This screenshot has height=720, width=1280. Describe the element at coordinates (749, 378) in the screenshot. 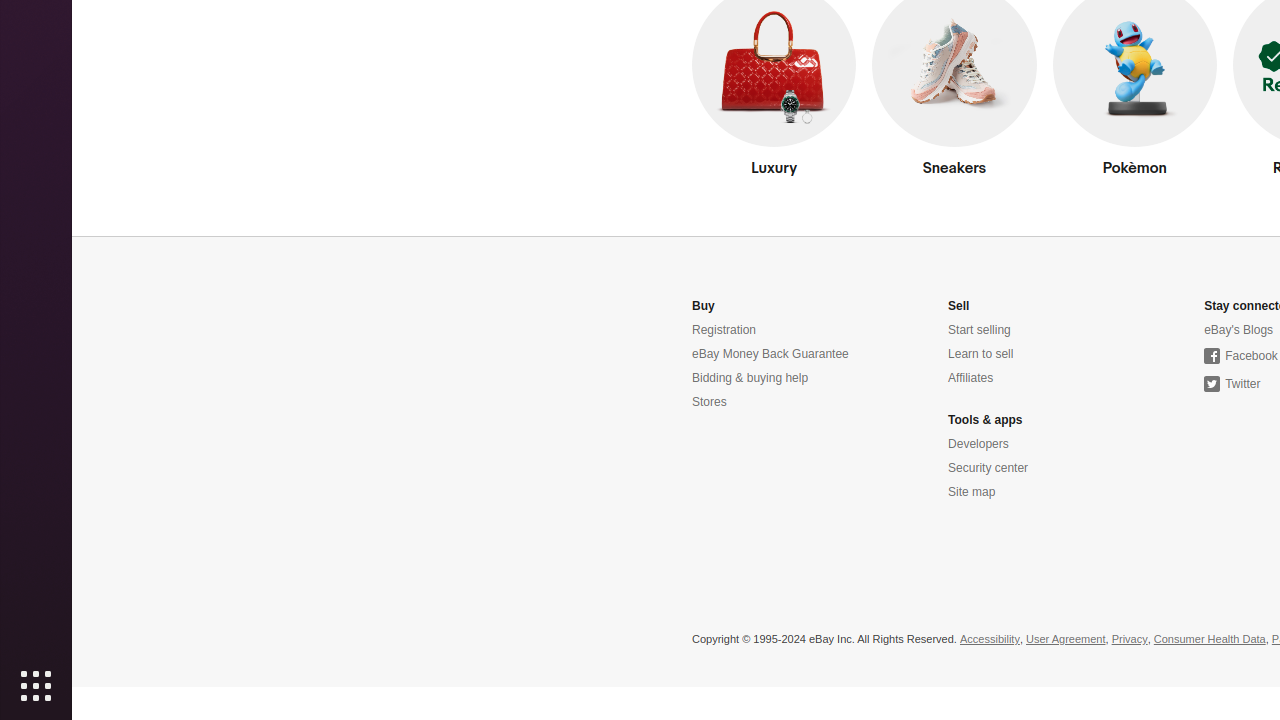

I see `'Bidding & buying help'` at that location.